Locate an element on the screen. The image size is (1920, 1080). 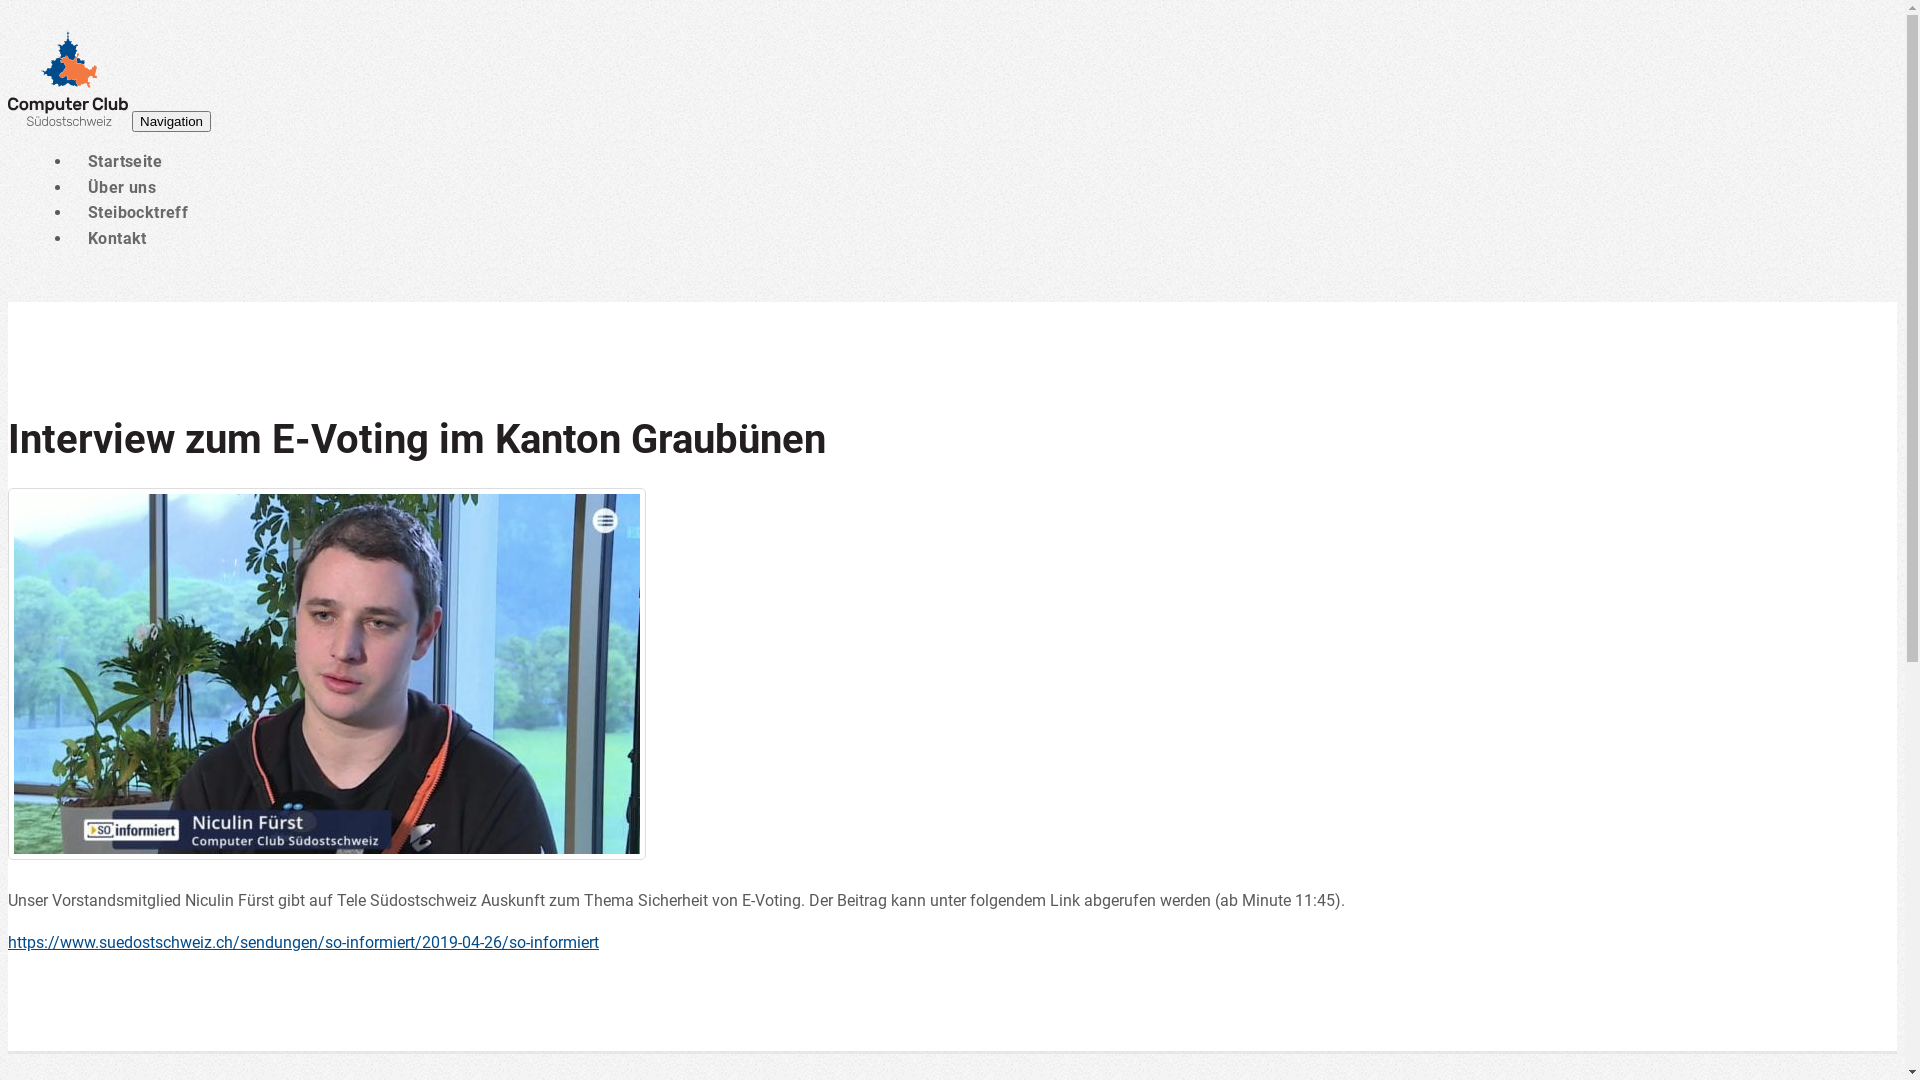
'Navigation' is located at coordinates (171, 121).